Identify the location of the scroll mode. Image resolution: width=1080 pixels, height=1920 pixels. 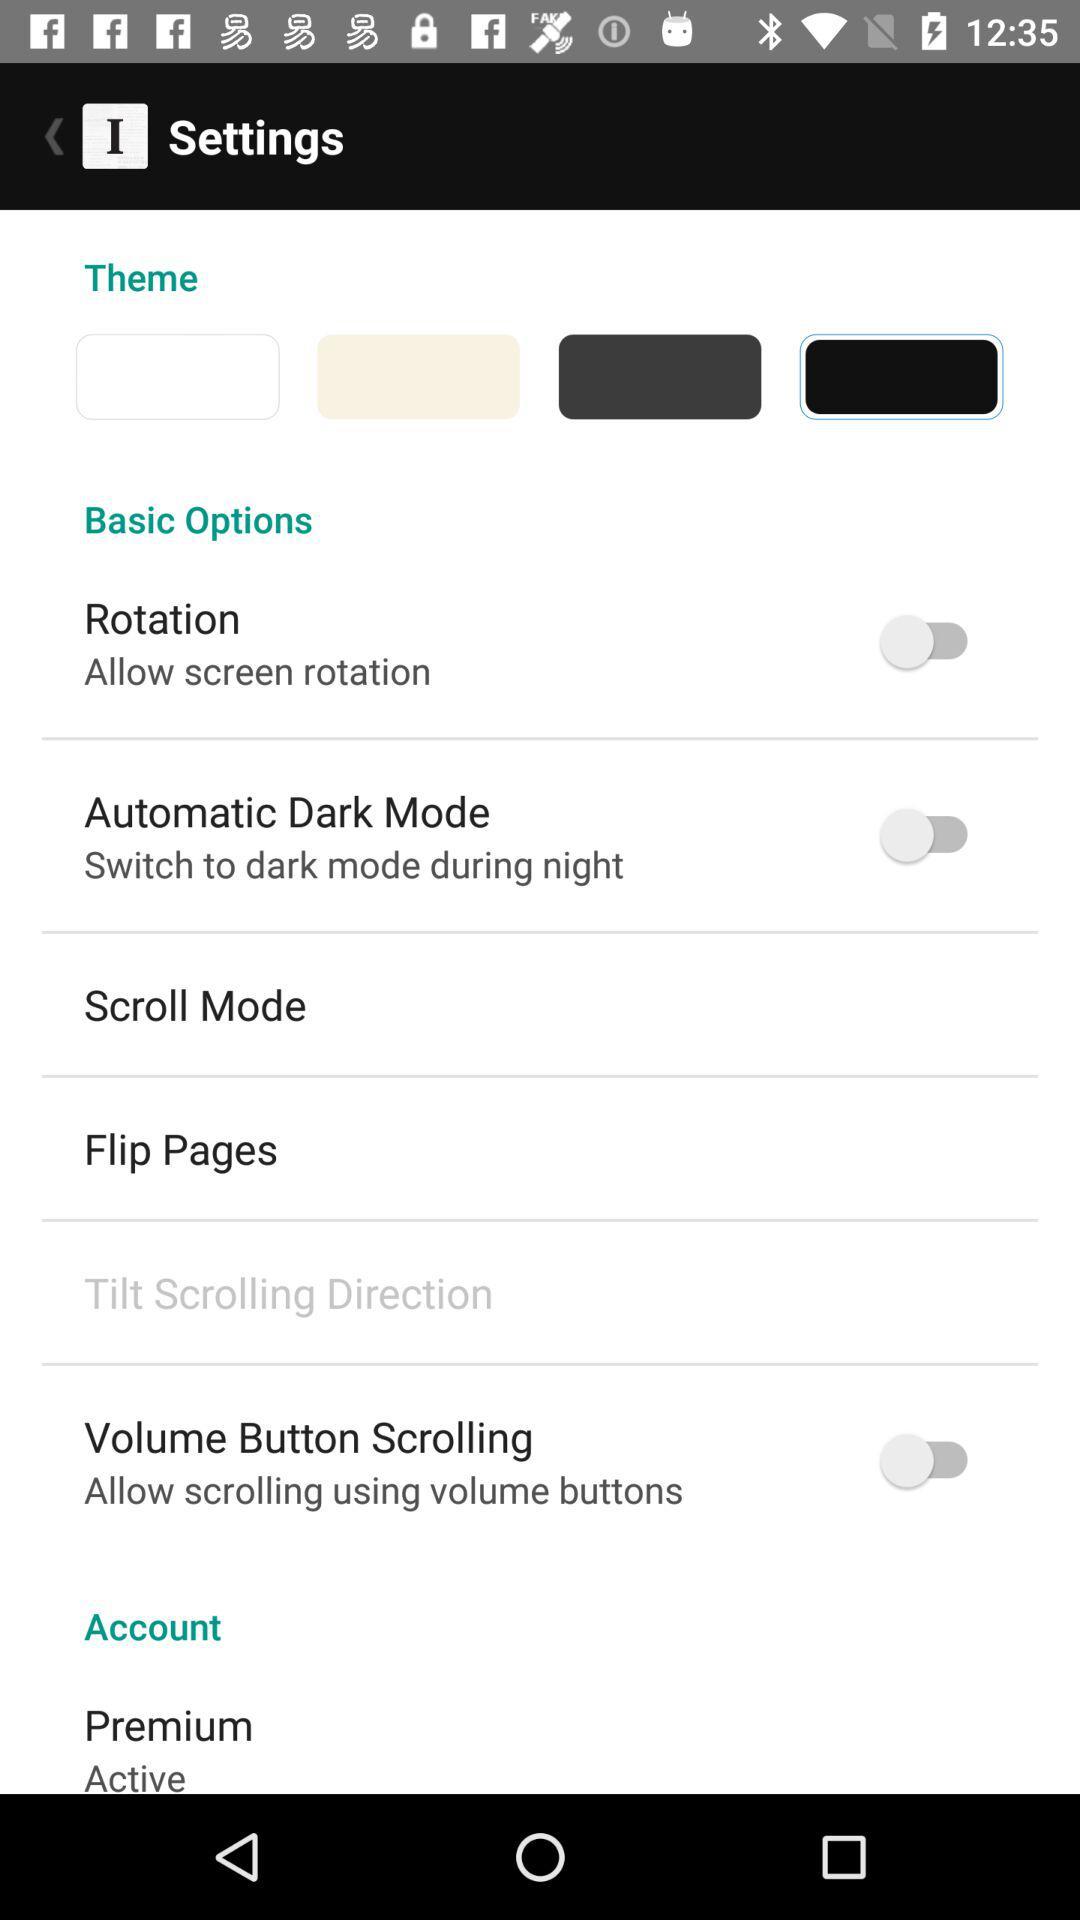
(195, 1004).